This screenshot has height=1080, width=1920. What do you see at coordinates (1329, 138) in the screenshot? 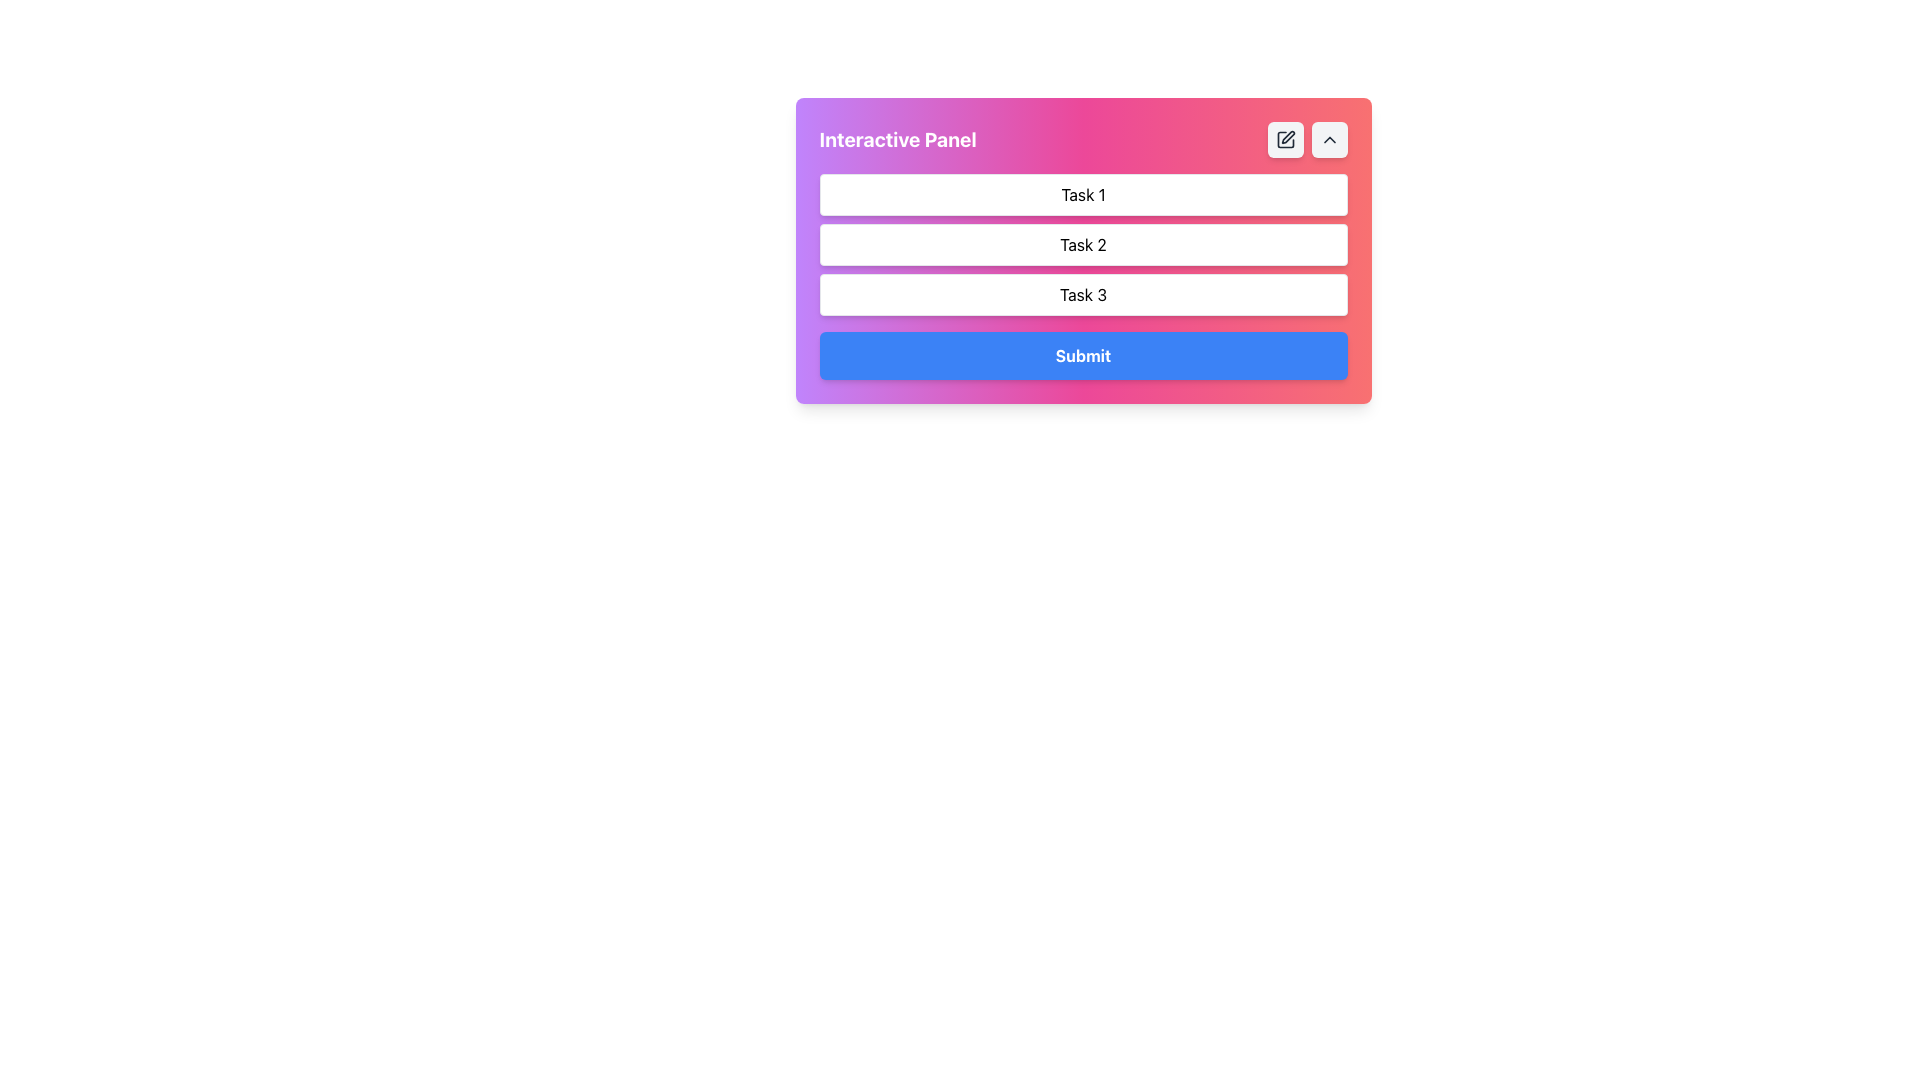
I see `the small square button with a light gray background and a chevron-up icon in the center, located at the top-right corner of the interactive panel` at bounding box center [1329, 138].